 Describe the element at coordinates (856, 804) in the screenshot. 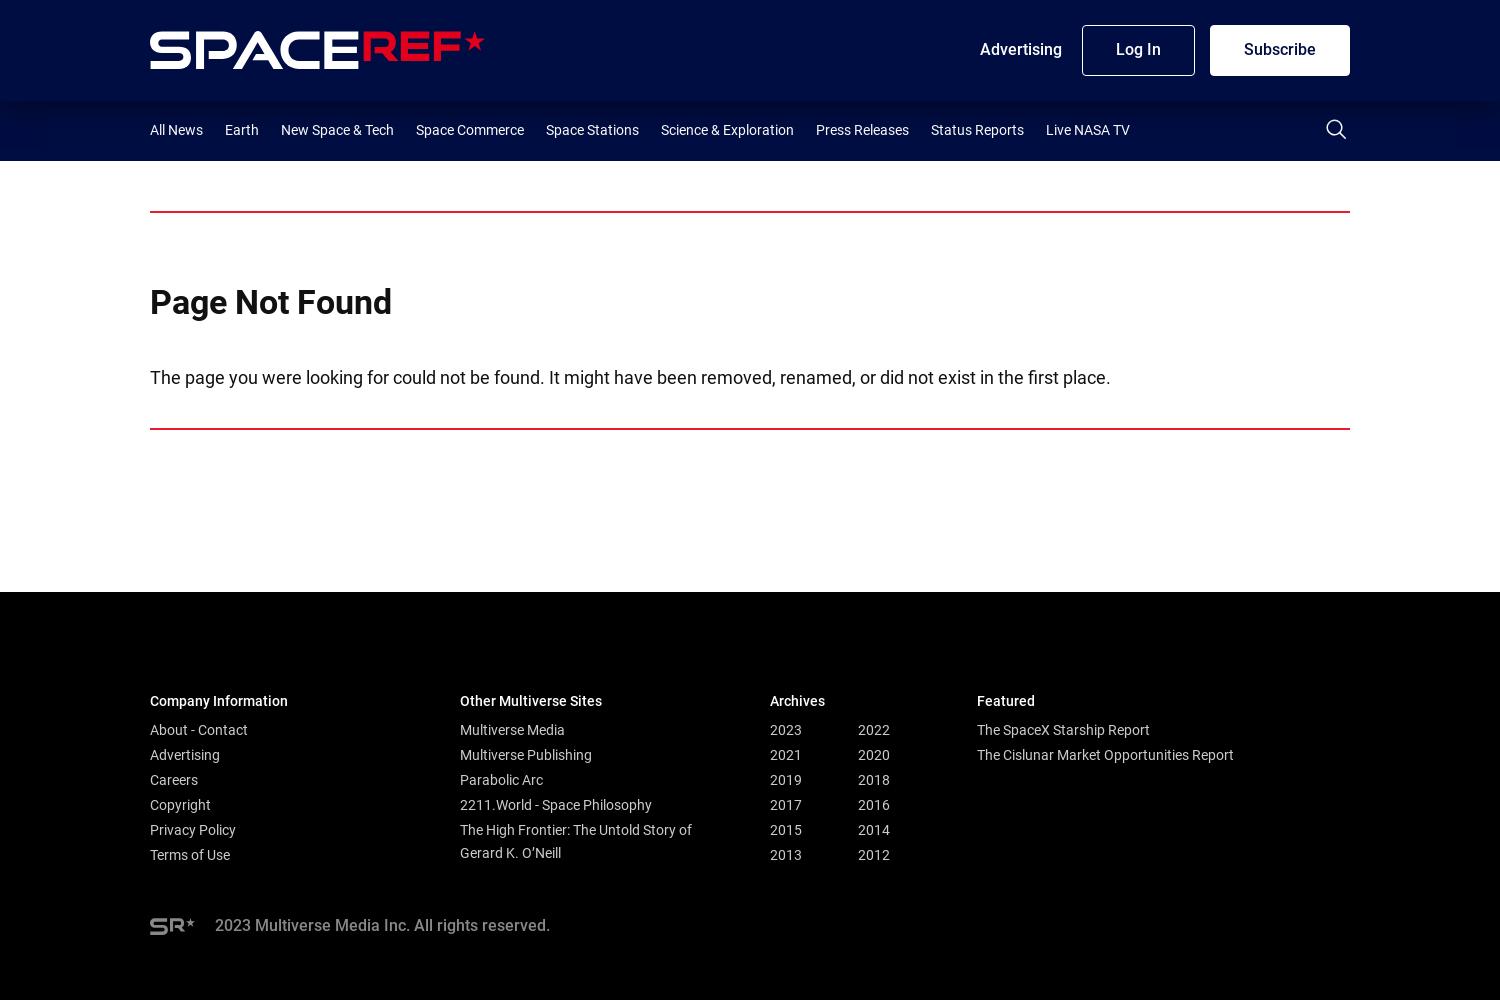

I see `'2016'` at that location.